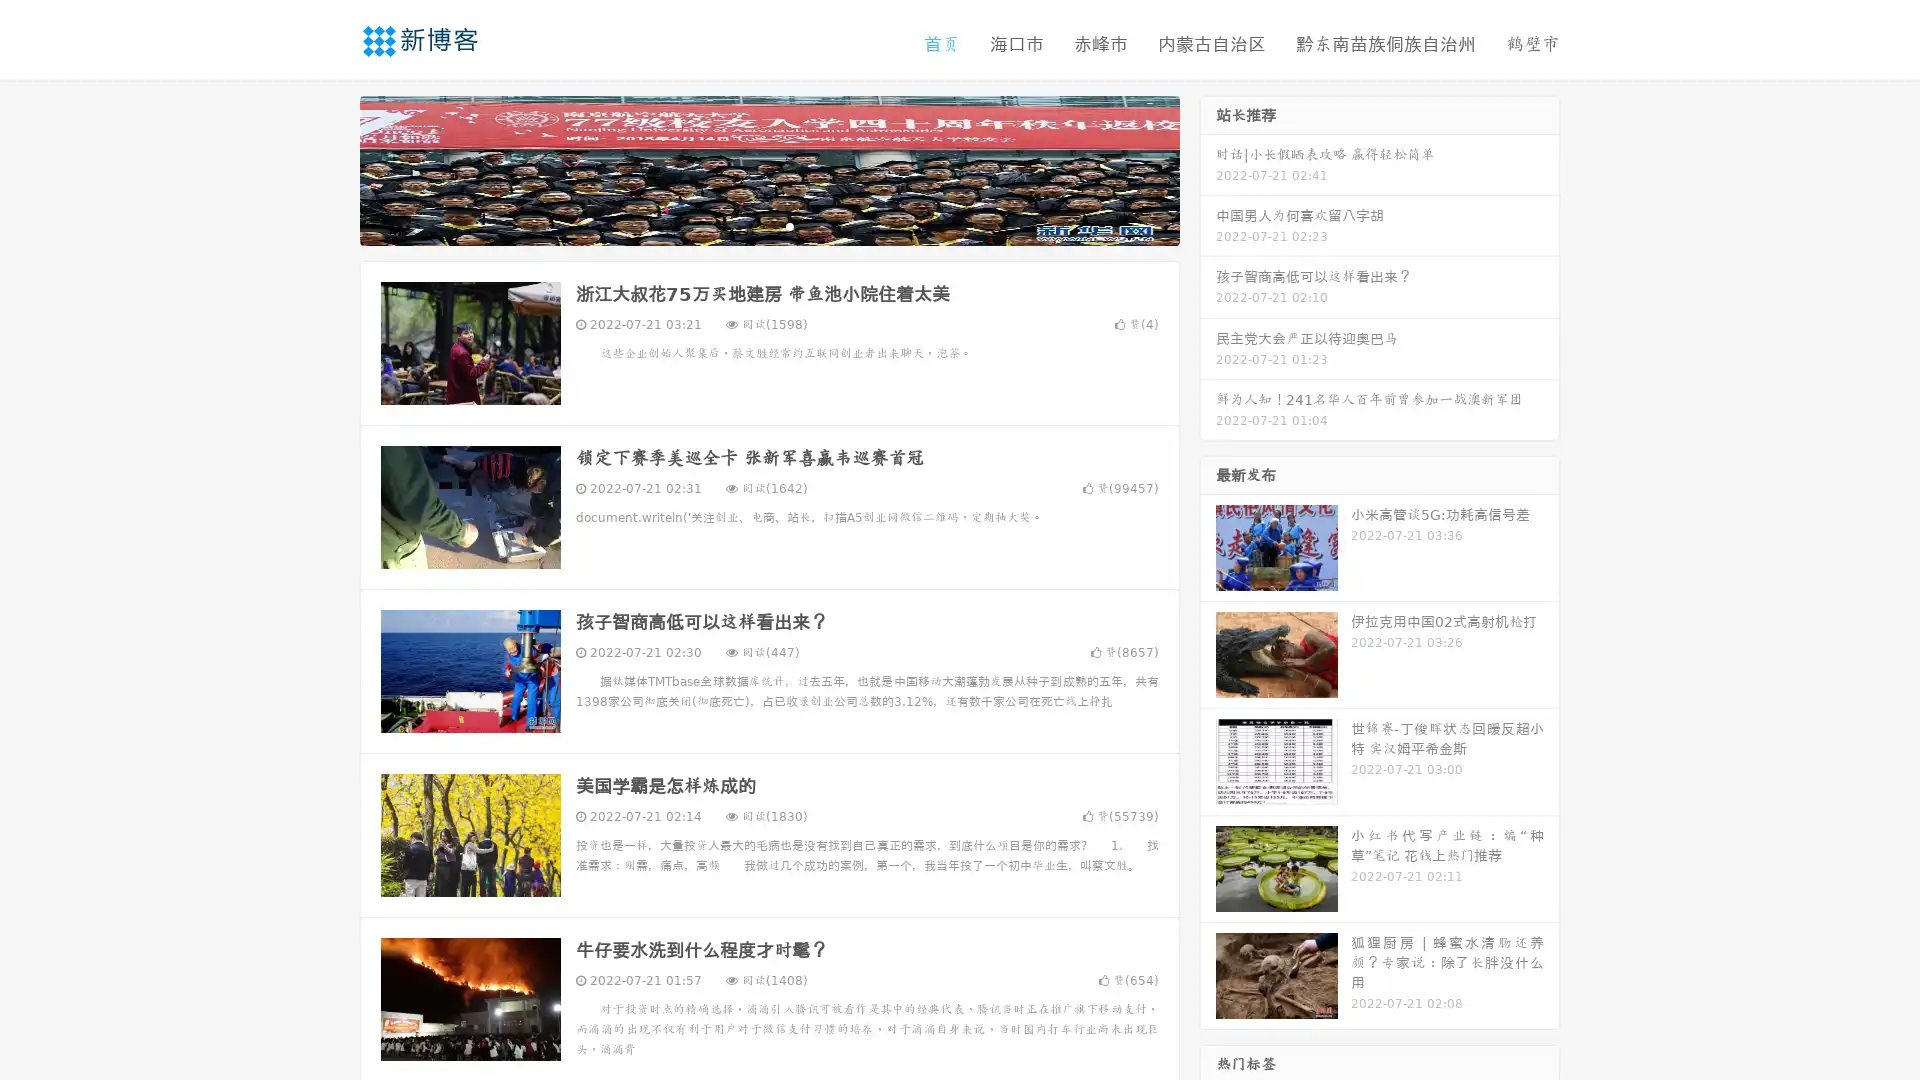 This screenshot has height=1080, width=1920. What do you see at coordinates (330, 168) in the screenshot?
I see `Previous slide` at bounding box center [330, 168].